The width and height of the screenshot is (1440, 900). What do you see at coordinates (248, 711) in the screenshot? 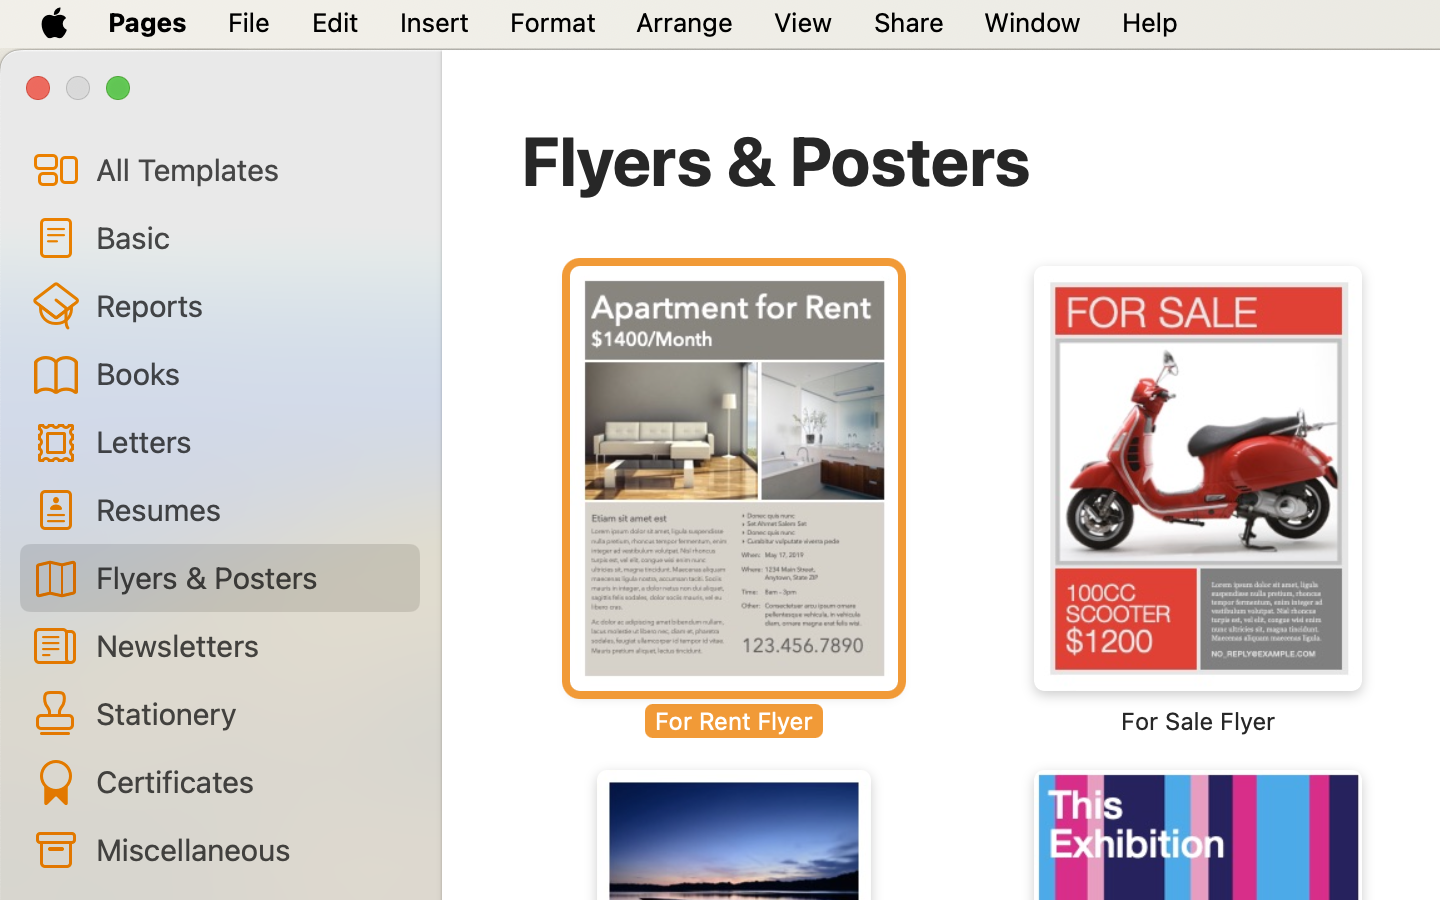
I see `'Stationery'` at bounding box center [248, 711].